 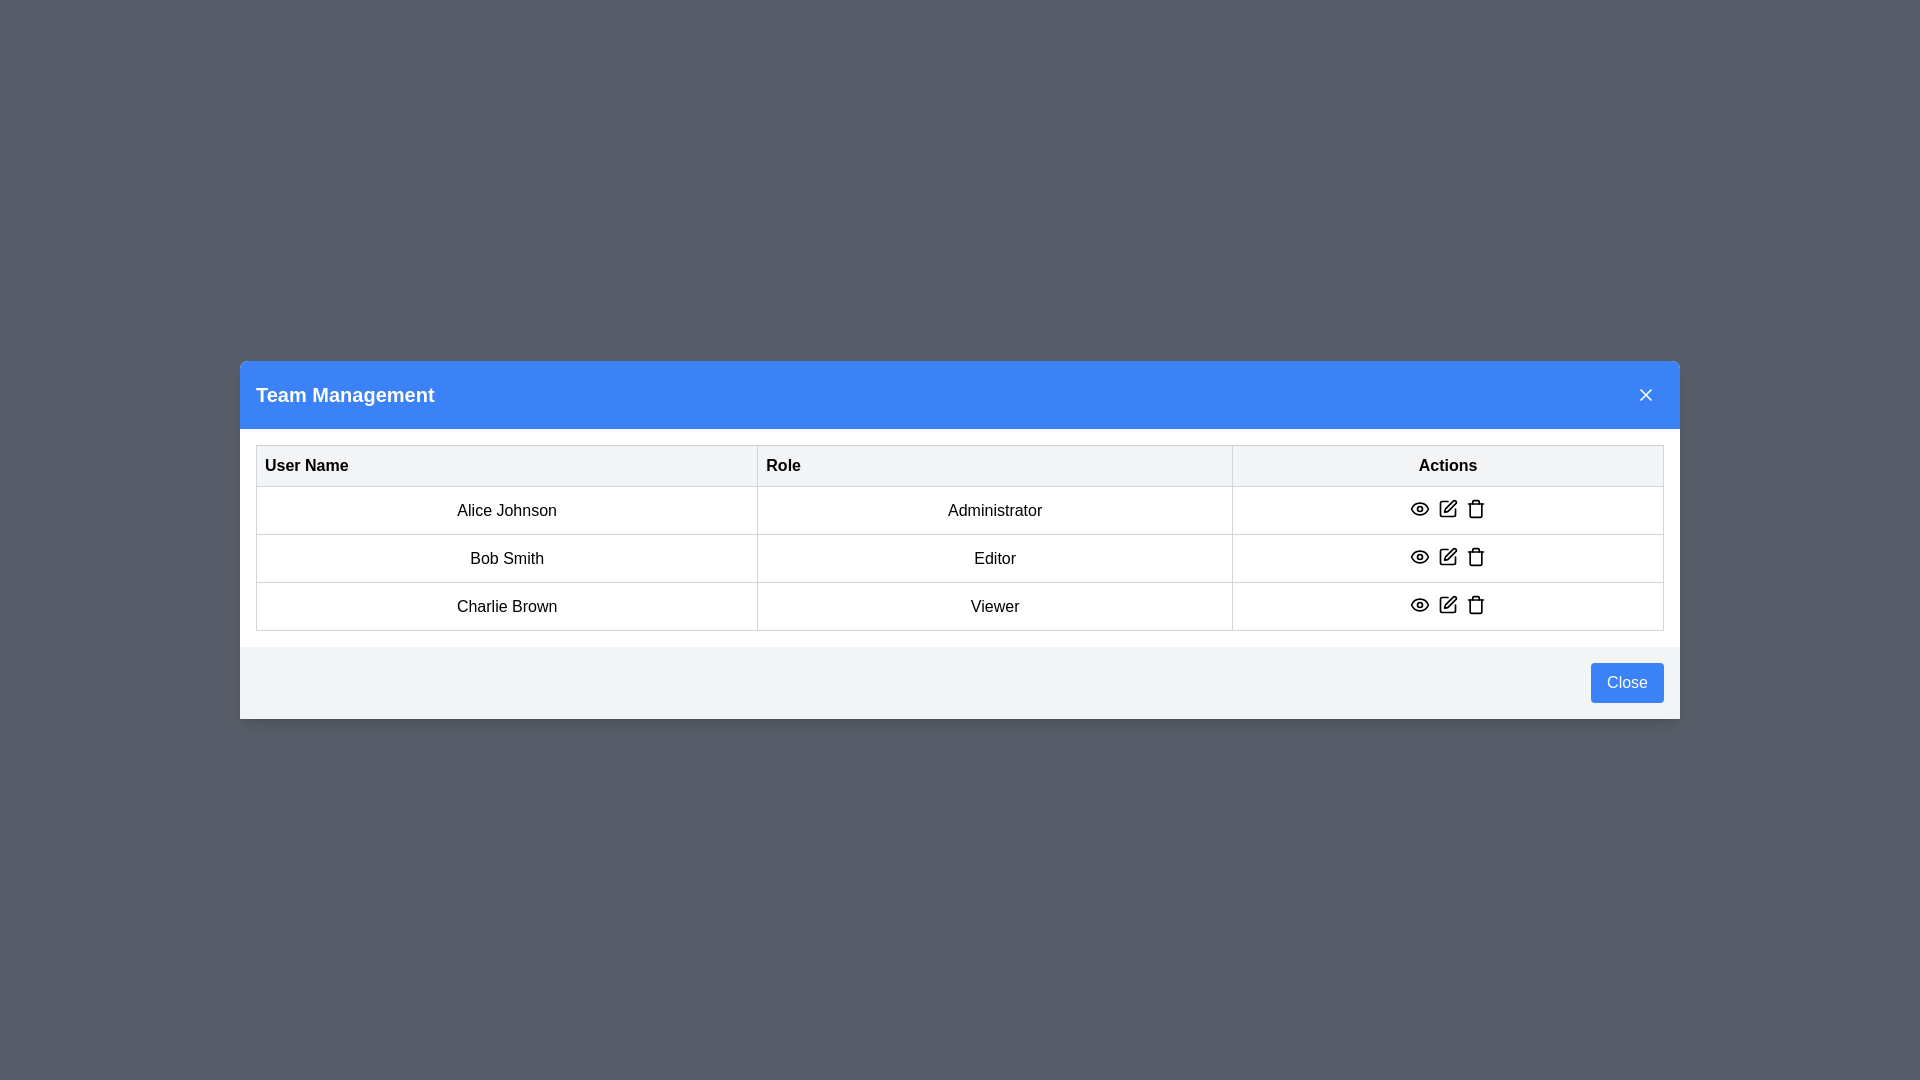 I want to click on the Header Label element, which serves as the title for the team management modal, located on the left side of the blue header bar at the top, so click(x=345, y=394).